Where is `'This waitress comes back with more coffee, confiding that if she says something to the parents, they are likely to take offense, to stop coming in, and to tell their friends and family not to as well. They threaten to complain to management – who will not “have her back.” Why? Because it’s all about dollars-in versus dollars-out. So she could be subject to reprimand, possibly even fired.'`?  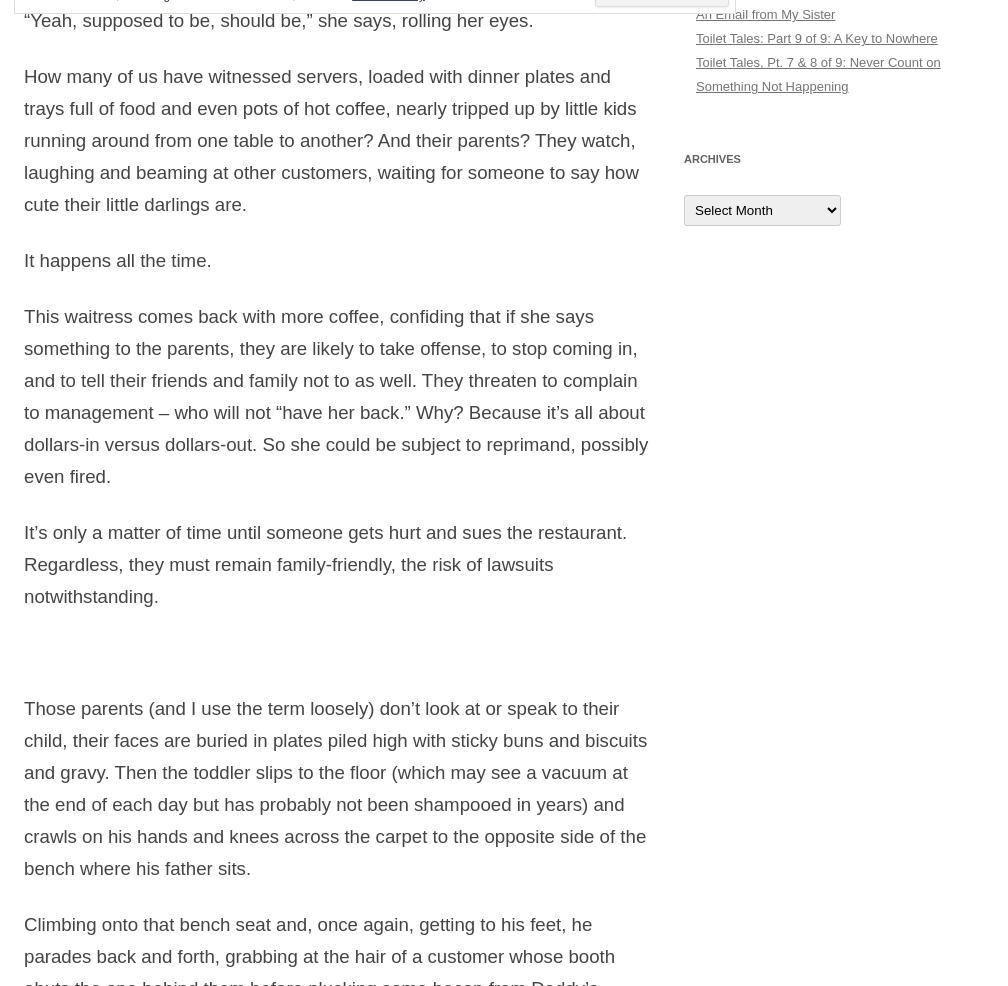
'This waitress comes back with more coffee, confiding that if she says something to the parents, they are likely to take offense, to stop coming in, and to tell their friends and family not to as well. They threaten to complain to management – who will not “have her back.” Why? Because it’s all about dollars-in versus dollars-out. So she could be subject to reprimand, possibly even fired.' is located at coordinates (23, 395).